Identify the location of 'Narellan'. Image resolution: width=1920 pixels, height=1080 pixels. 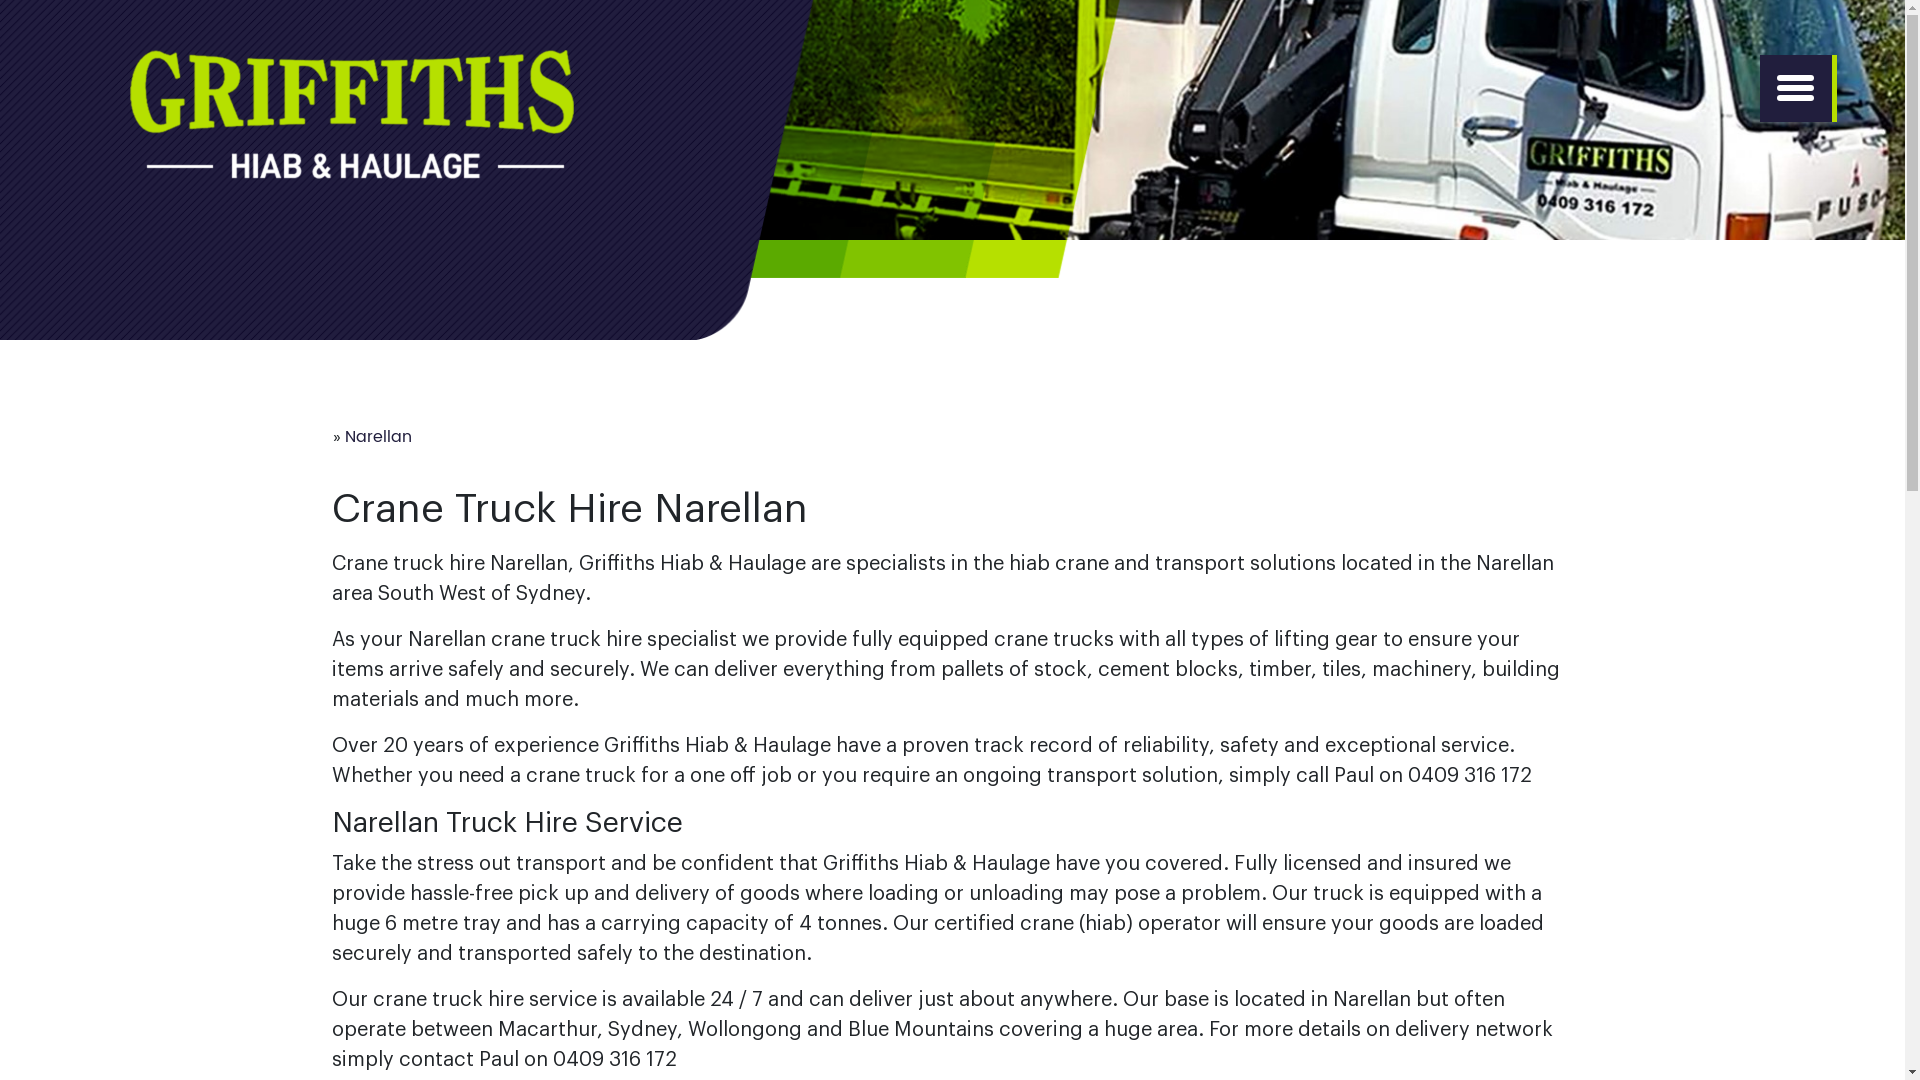
(378, 435).